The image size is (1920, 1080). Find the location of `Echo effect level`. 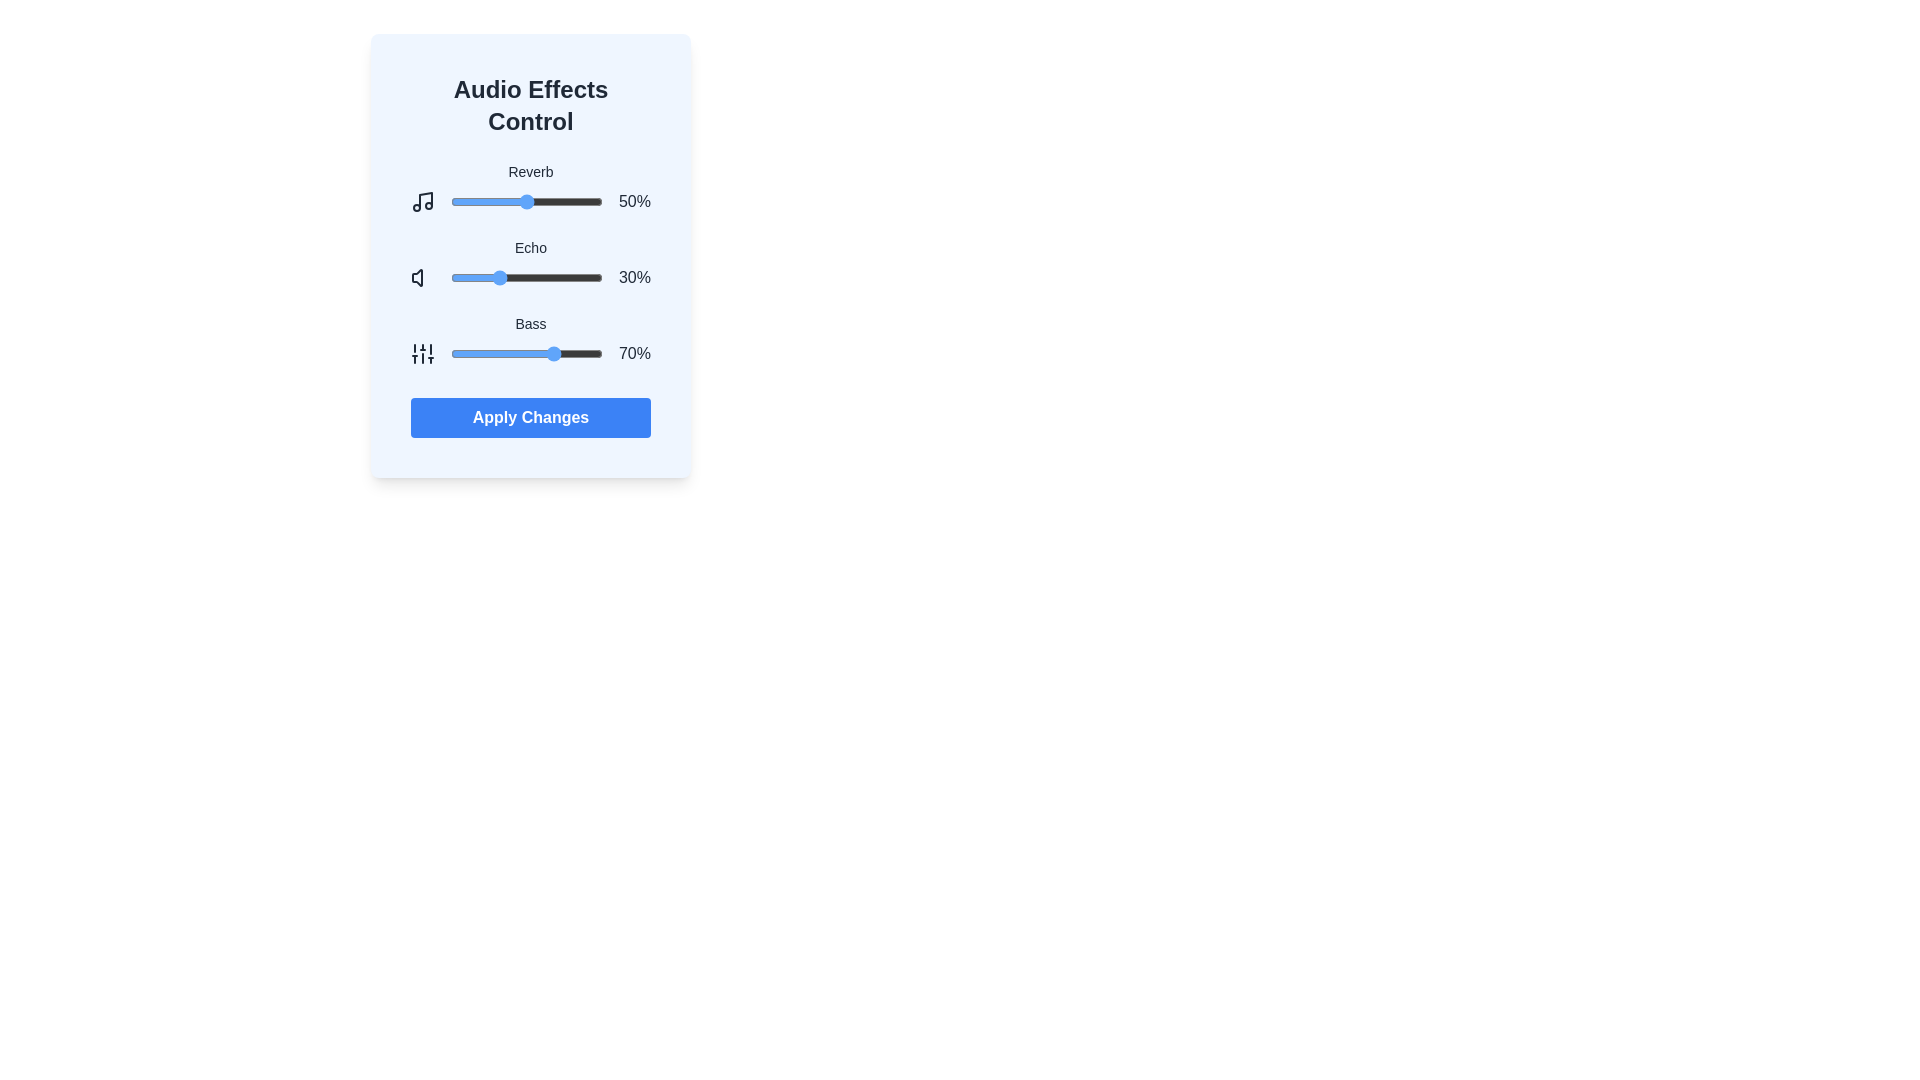

Echo effect level is located at coordinates (491, 277).